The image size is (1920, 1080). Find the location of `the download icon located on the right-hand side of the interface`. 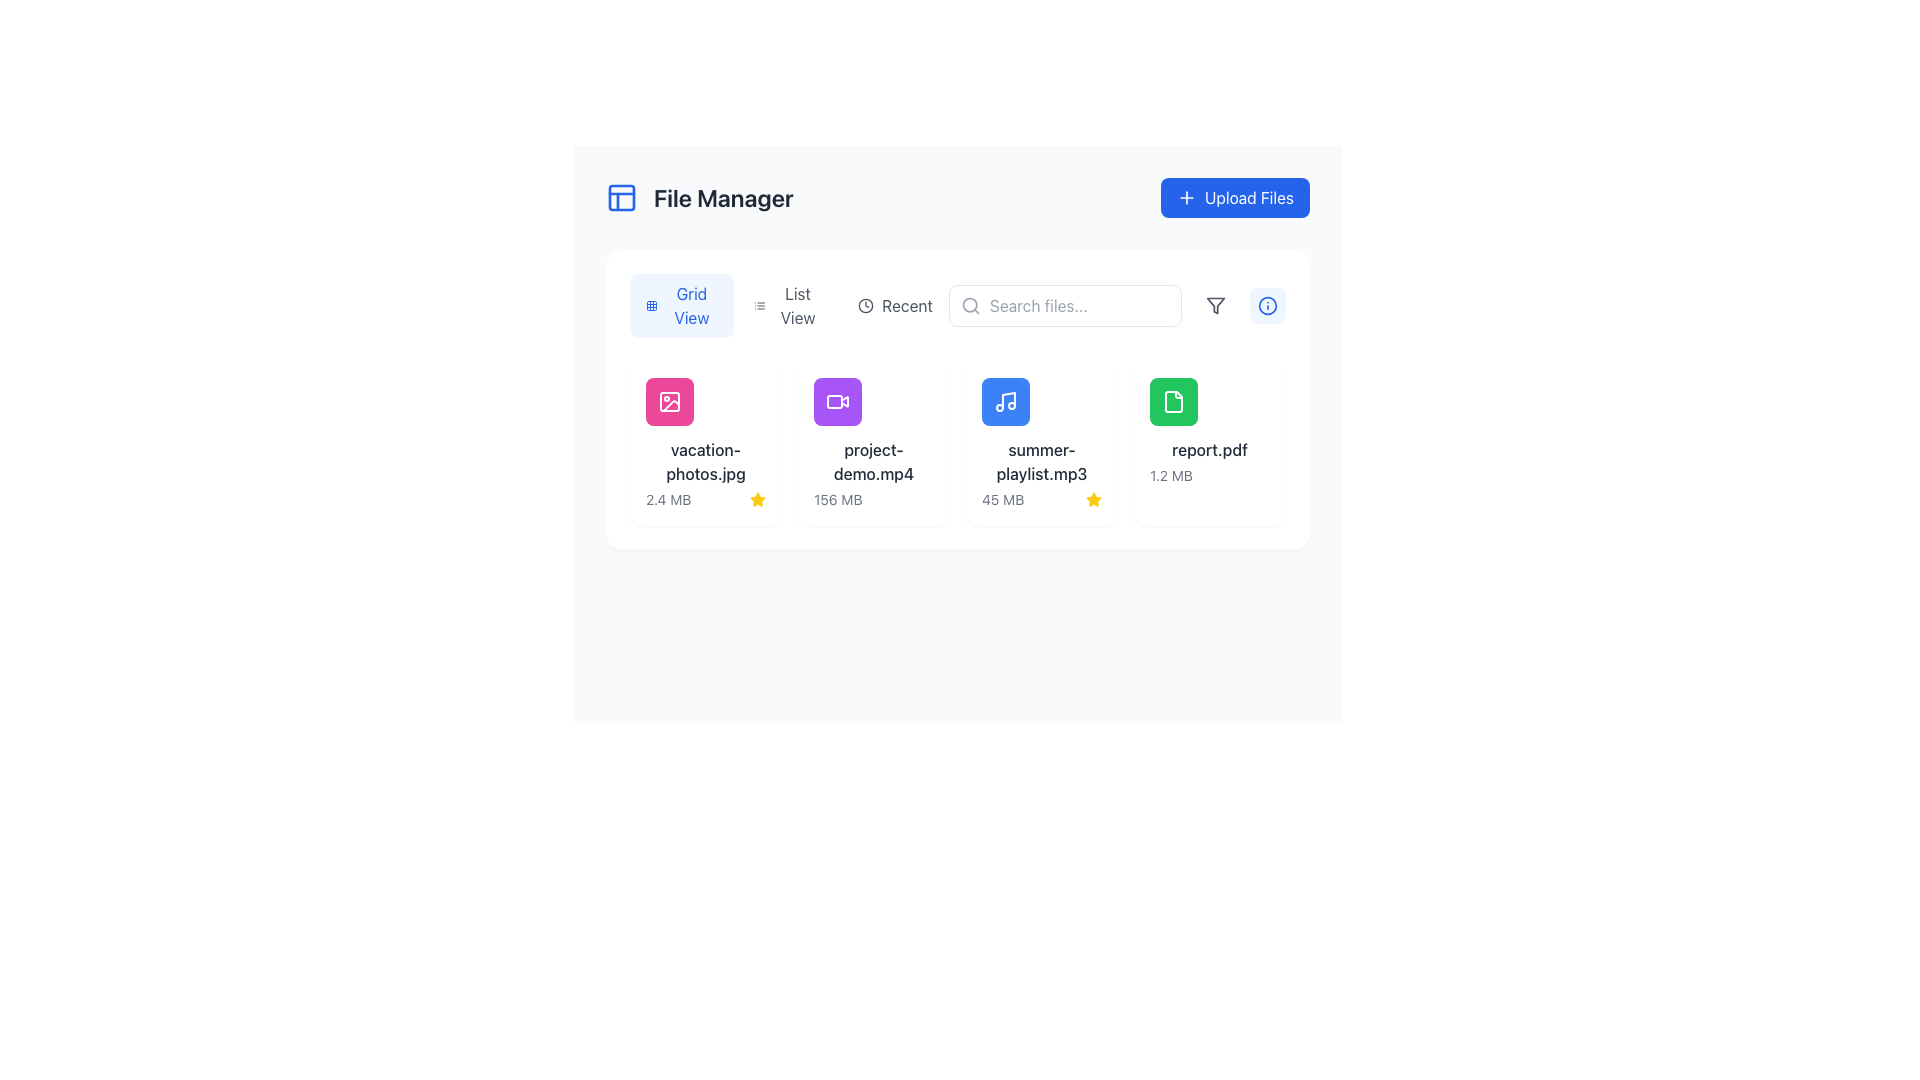

the download icon located on the right-hand side of the interface is located at coordinates (998, 496).